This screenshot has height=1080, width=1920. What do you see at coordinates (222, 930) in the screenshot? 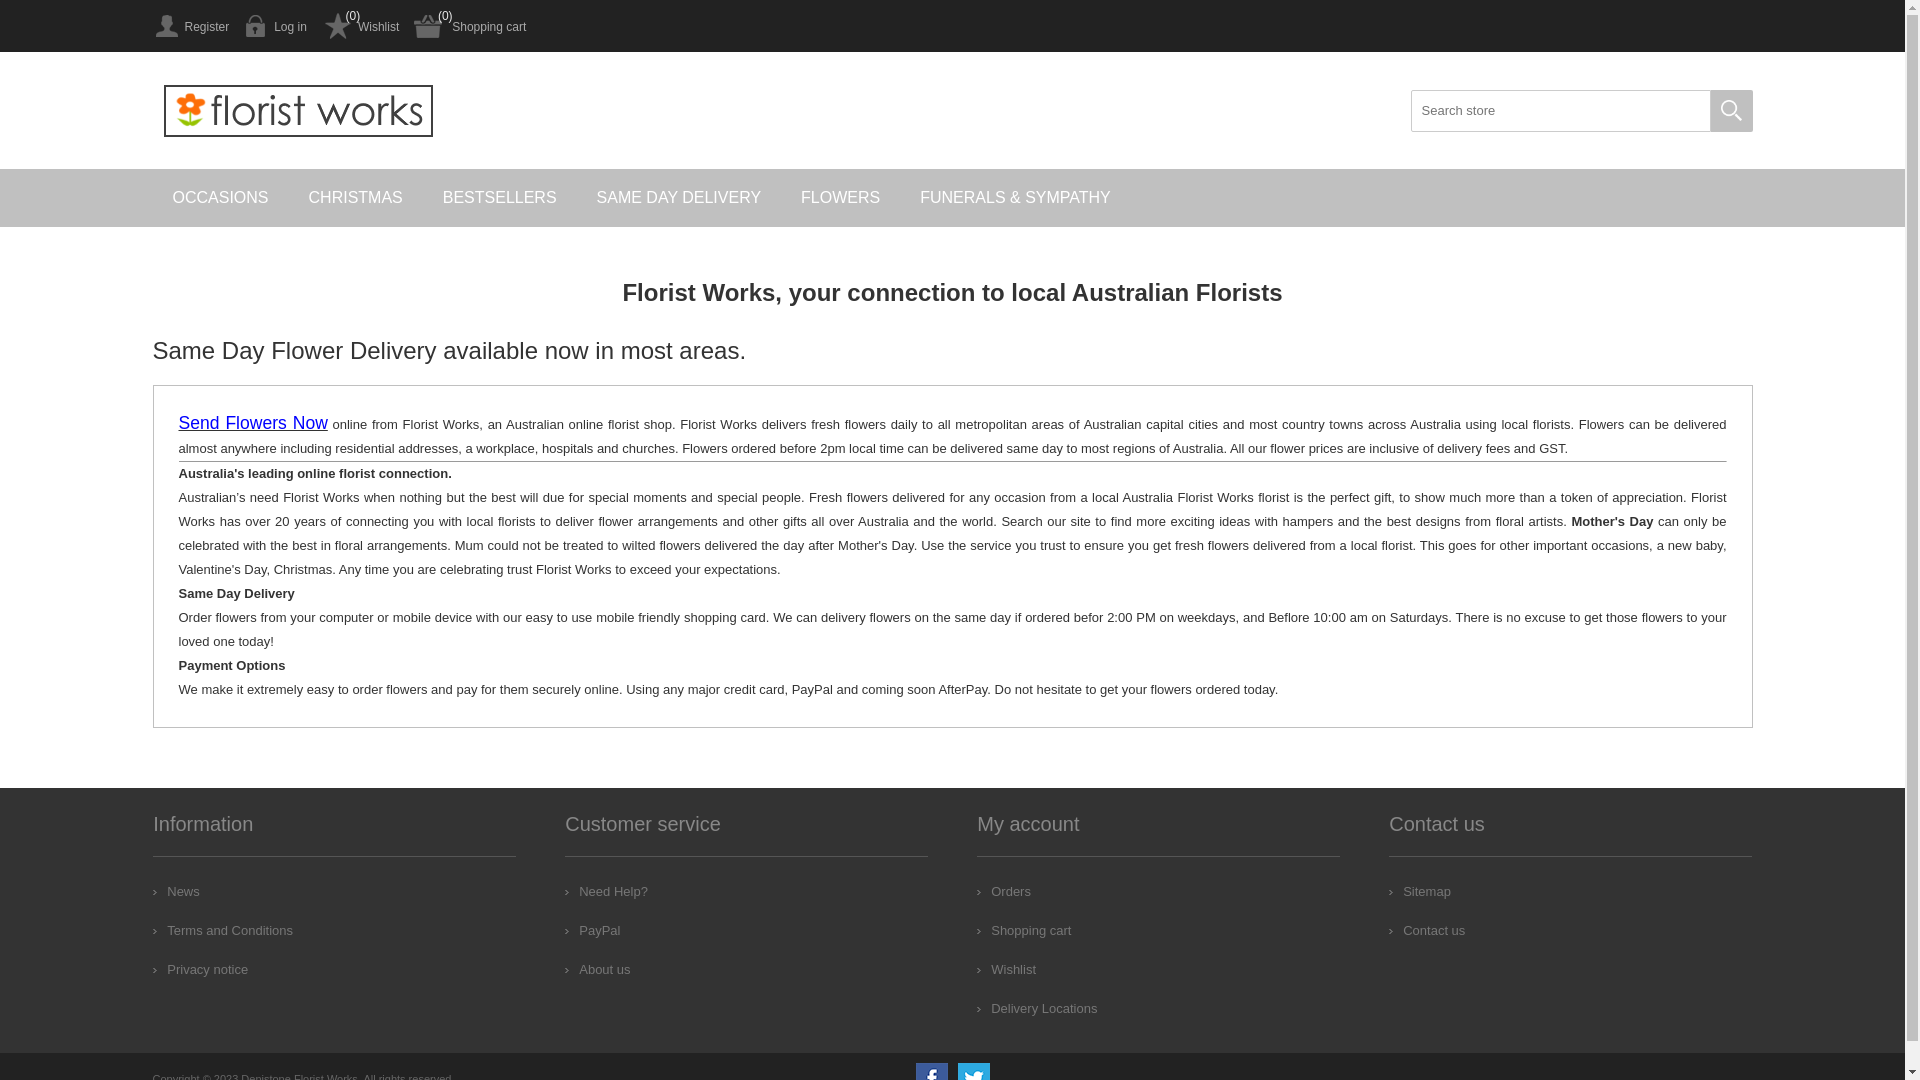
I see `'Terms and Conditions'` at bounding box center [222, 930].